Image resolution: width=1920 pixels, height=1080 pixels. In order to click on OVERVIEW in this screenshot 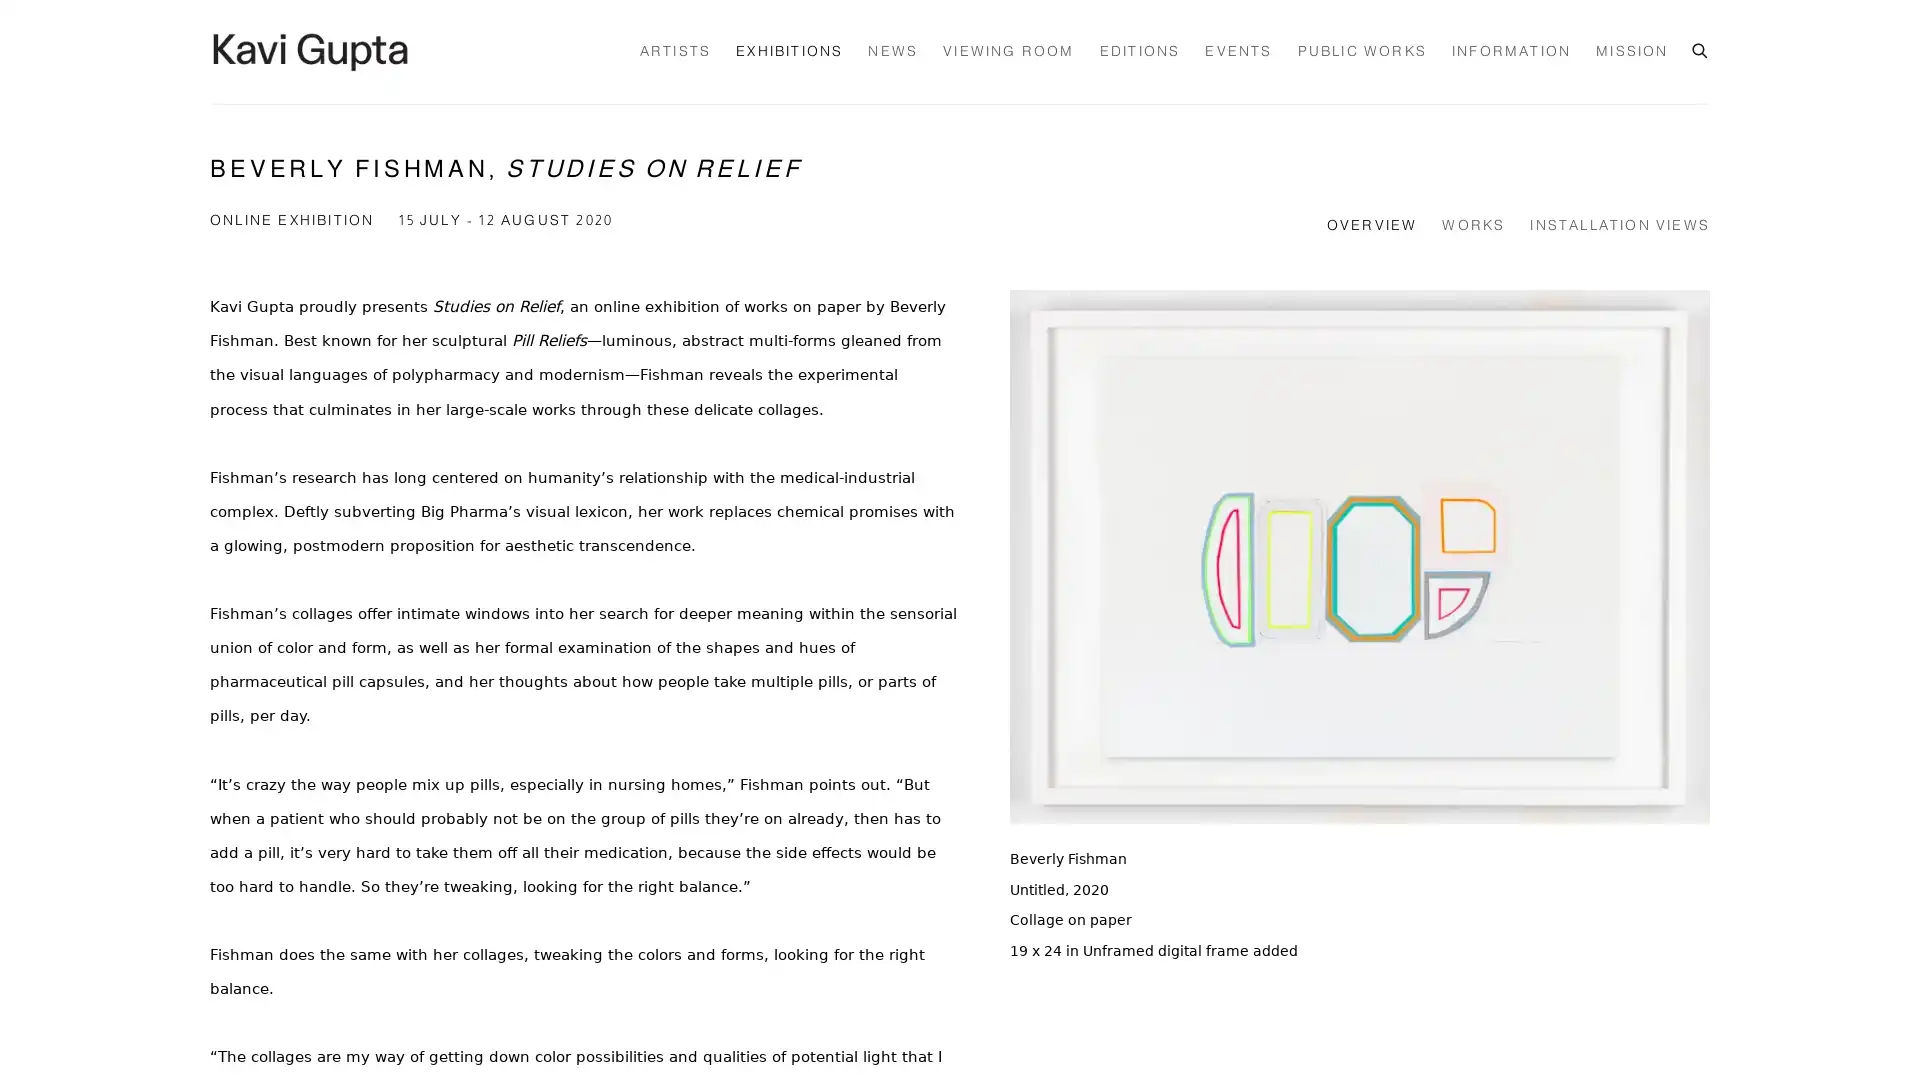, I will do `click(1370, 226)`.